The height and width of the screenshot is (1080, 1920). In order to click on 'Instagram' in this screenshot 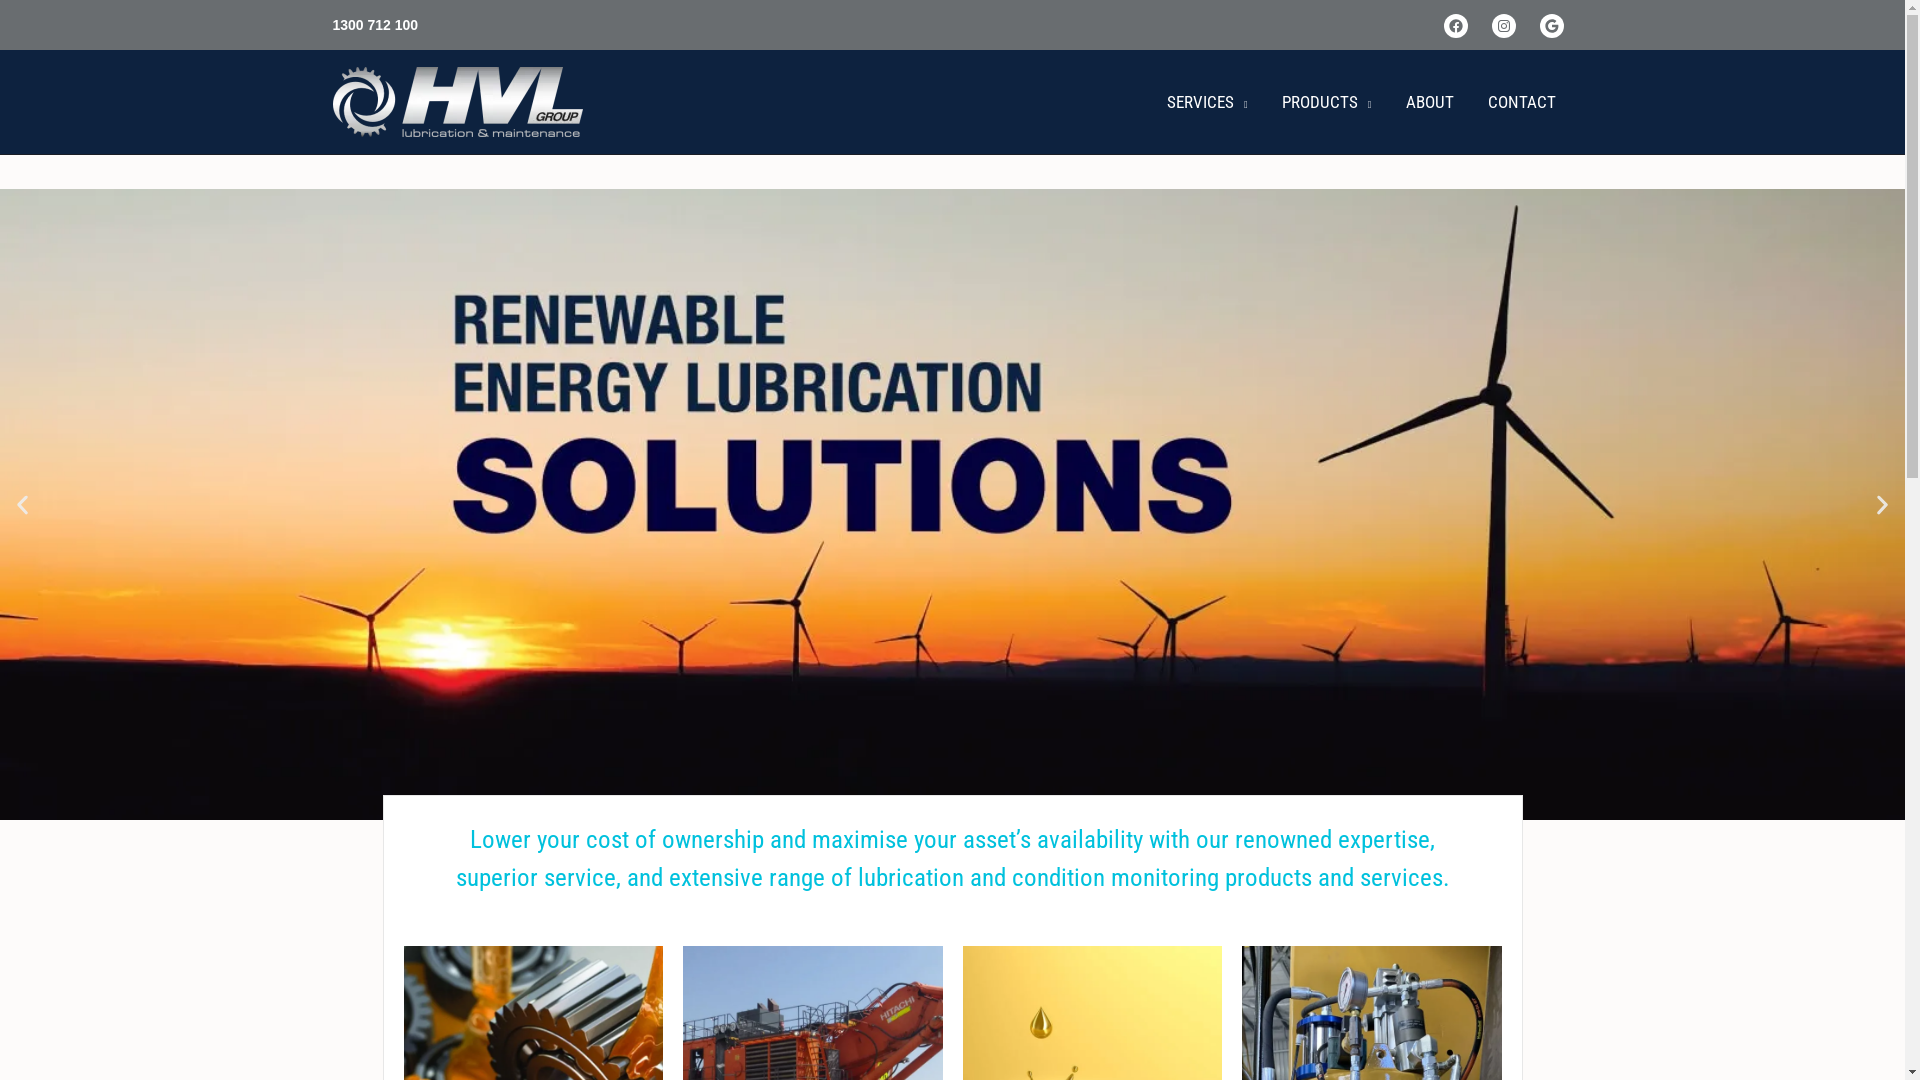, I will do `click(1503, 26)`.